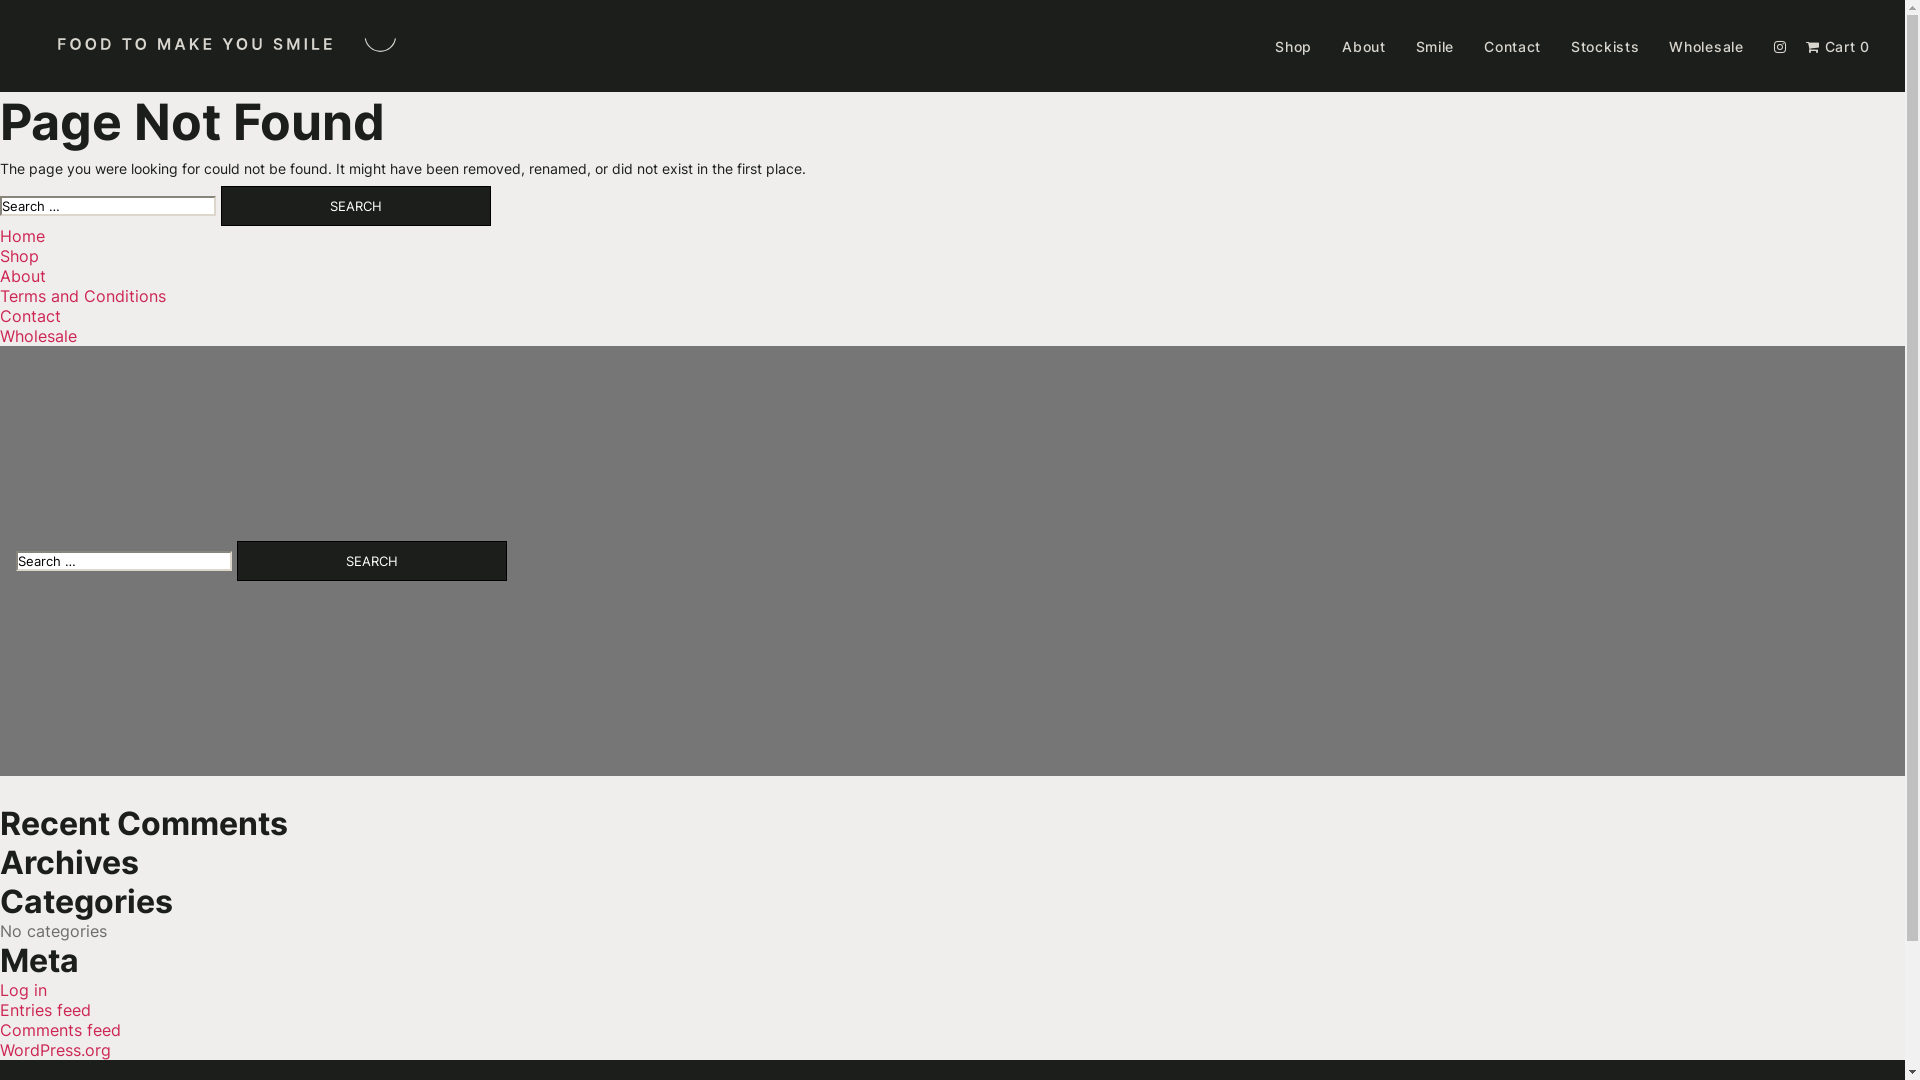 The height and width of the screenshot is (1080, 1920). What do you see at coordinates (1415, 45) in the screenshot?
I see `'Smile'` at bounding box center [1415, 45].